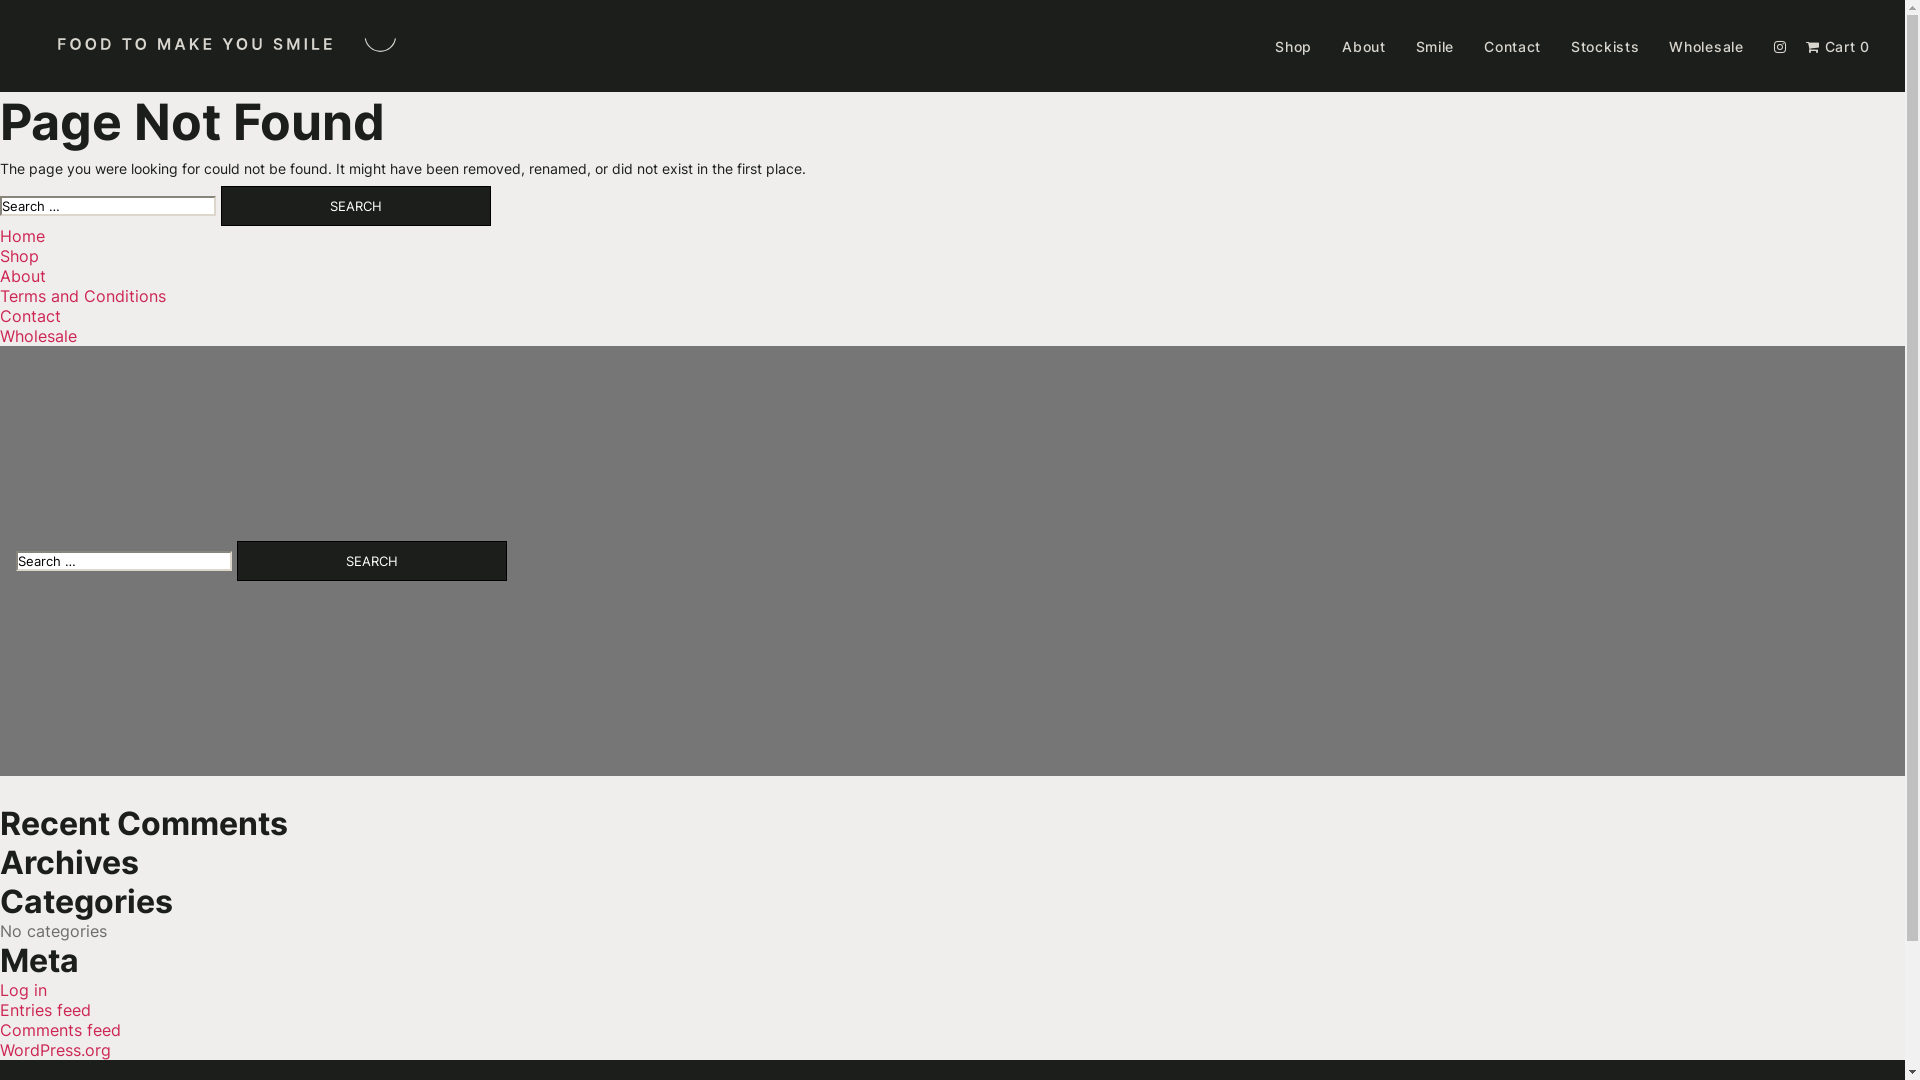 The height and width of the screenshot is (1080, 1920). What do you see at coordinates (1415, 45) in the screenshot?
I see `'Smile'` at bounding box center [1415, 45].